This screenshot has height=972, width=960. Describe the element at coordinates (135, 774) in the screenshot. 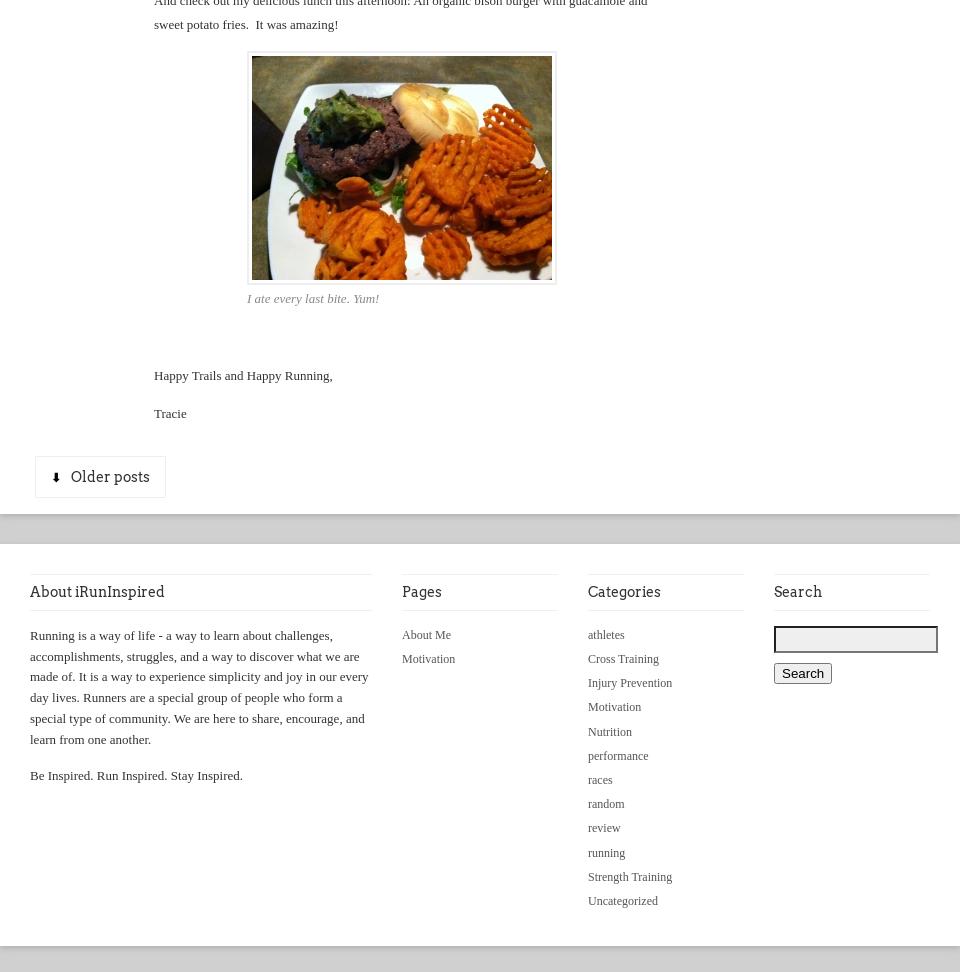

I see `'Be Inspired. Run Inspired. Stay Inspired.'` at that location.